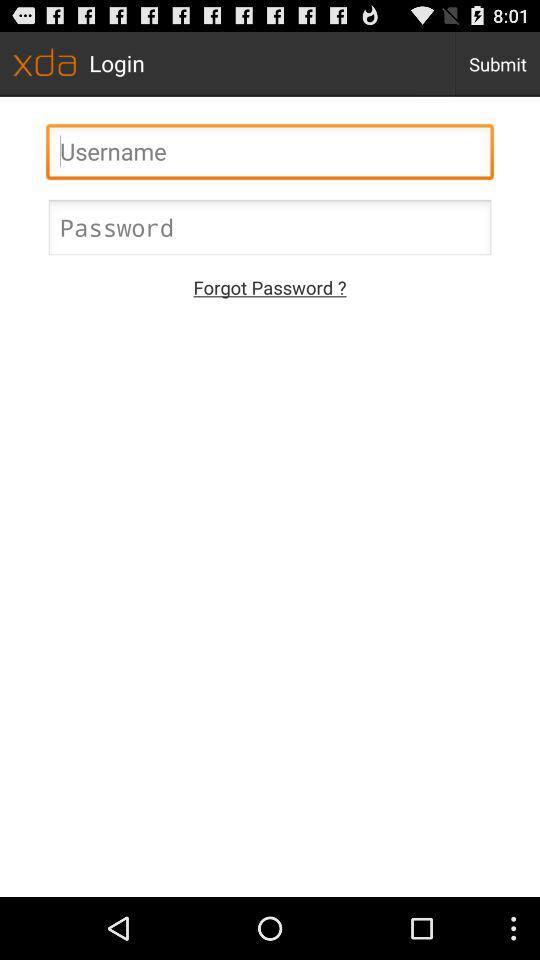 The height and width of the screenshot is (960, 540). Describe the element at coordinates (496, 63) in the screenshot. I see `app to the right of the login` at that location.